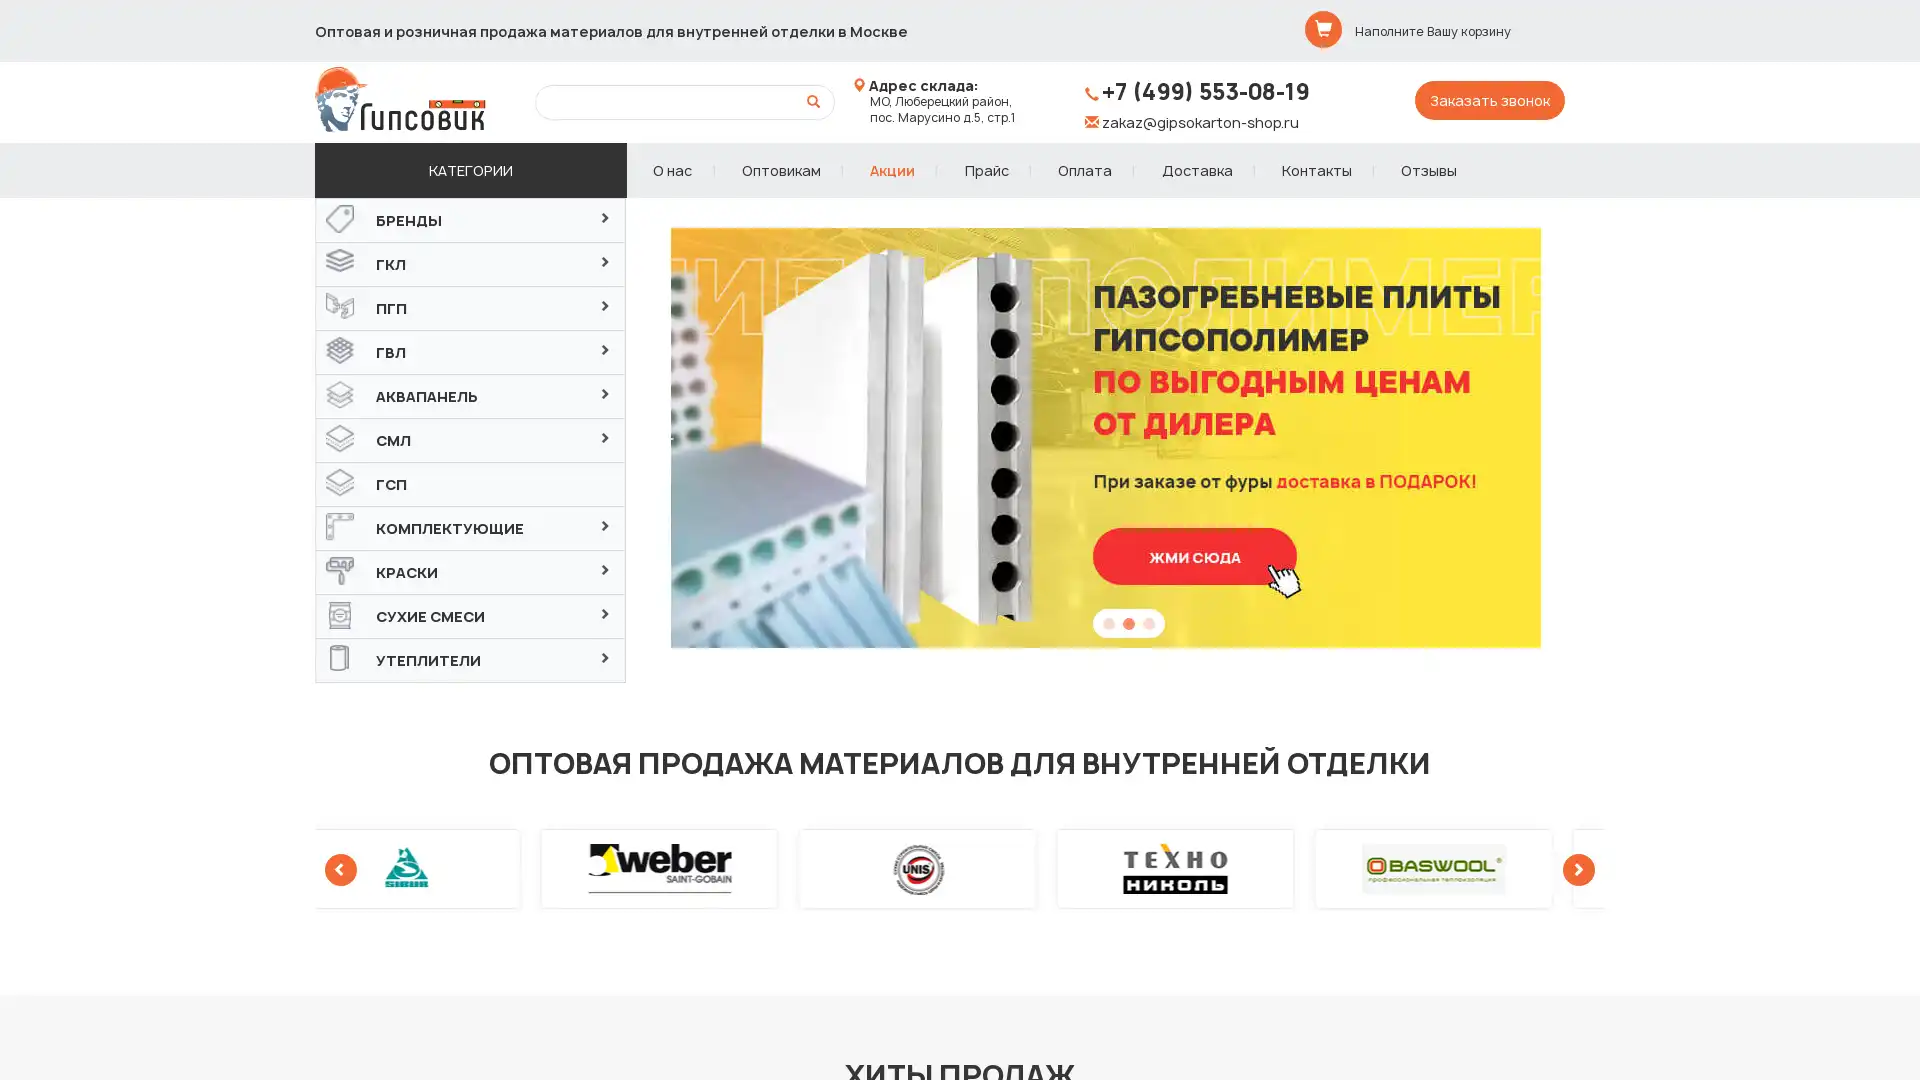  What do you see at coordinates (666, 437) in the screenshot?
I see `Previous` at bounding box center [666, 437].